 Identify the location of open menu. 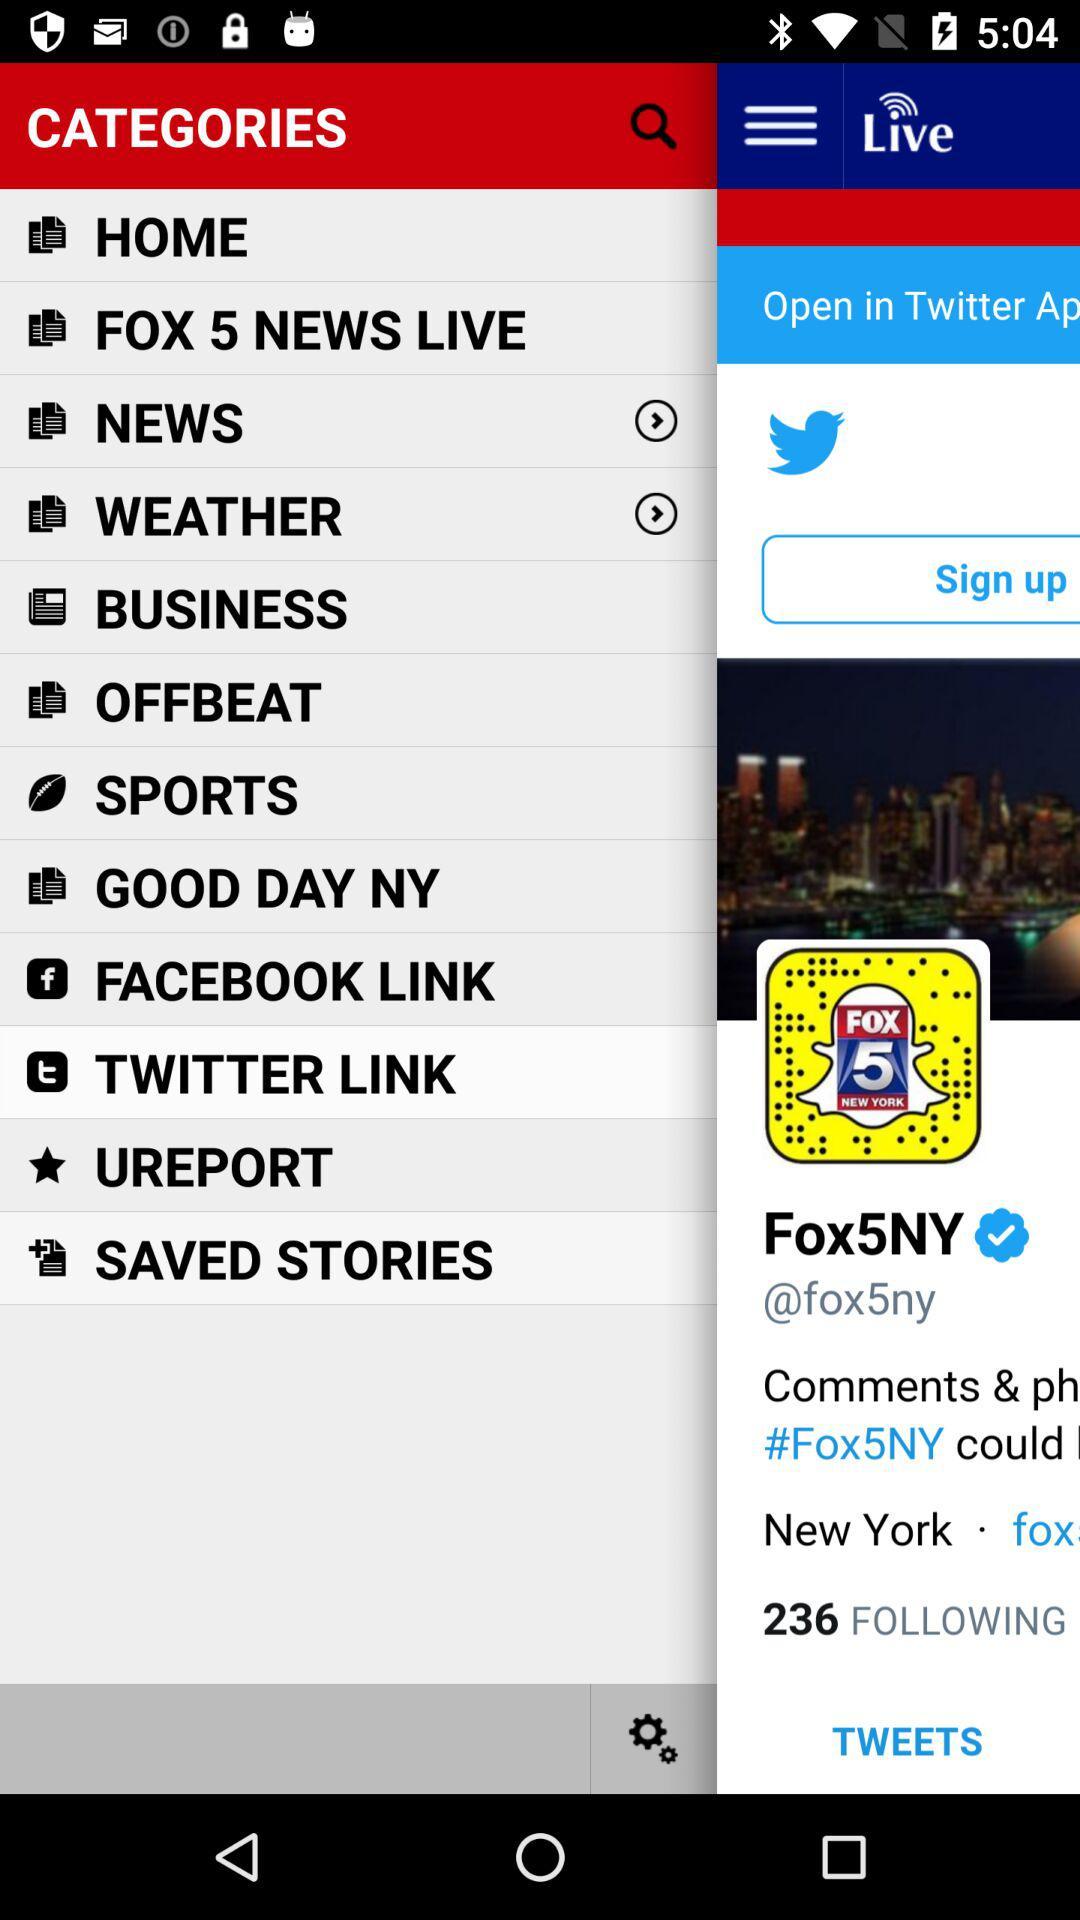
(778, 124).